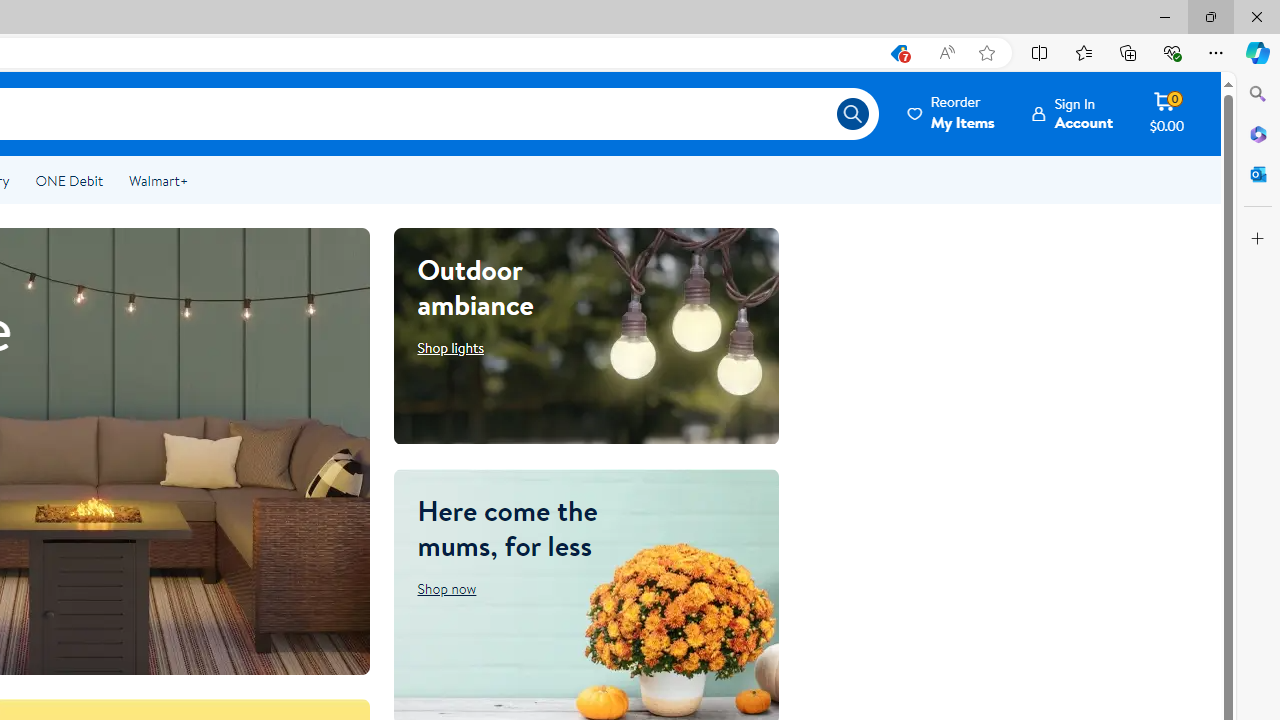 The image size is (1280, 720). What do you see at coordinates (852, 114) in the screenshot?
I see `'Search icon'` at bounding box center [852, 114].